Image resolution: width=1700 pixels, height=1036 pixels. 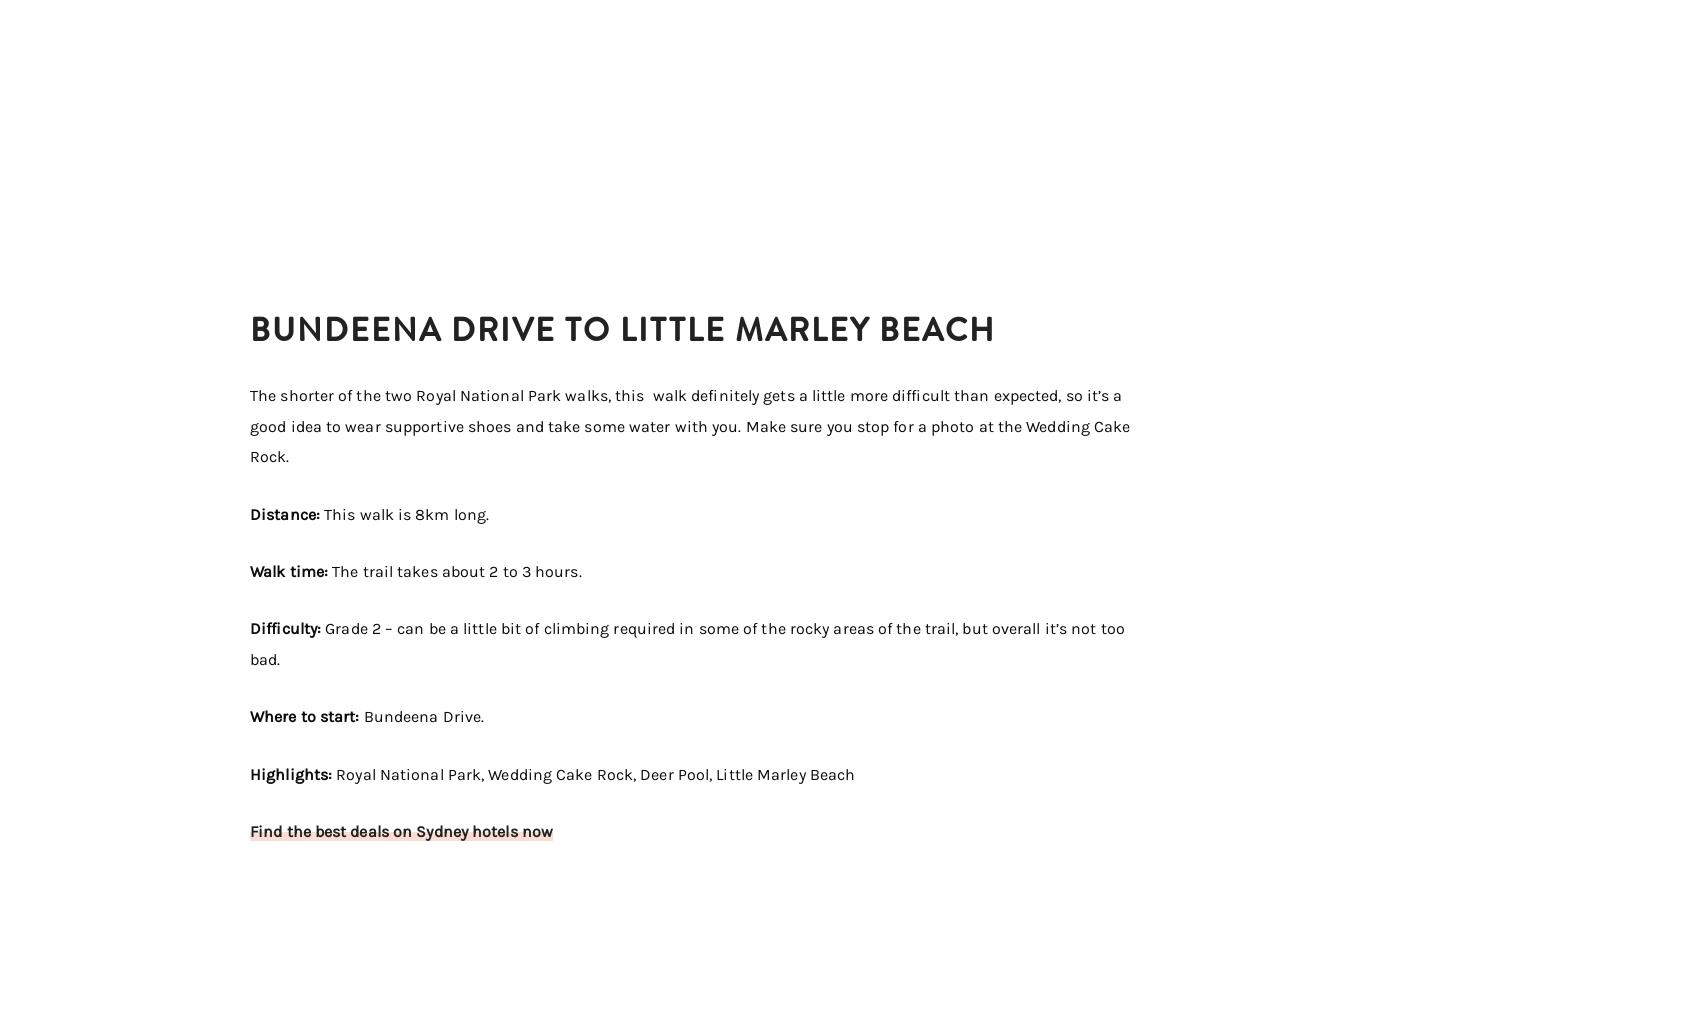 I want to click on 'Distance:', so click(x=250, y=513).